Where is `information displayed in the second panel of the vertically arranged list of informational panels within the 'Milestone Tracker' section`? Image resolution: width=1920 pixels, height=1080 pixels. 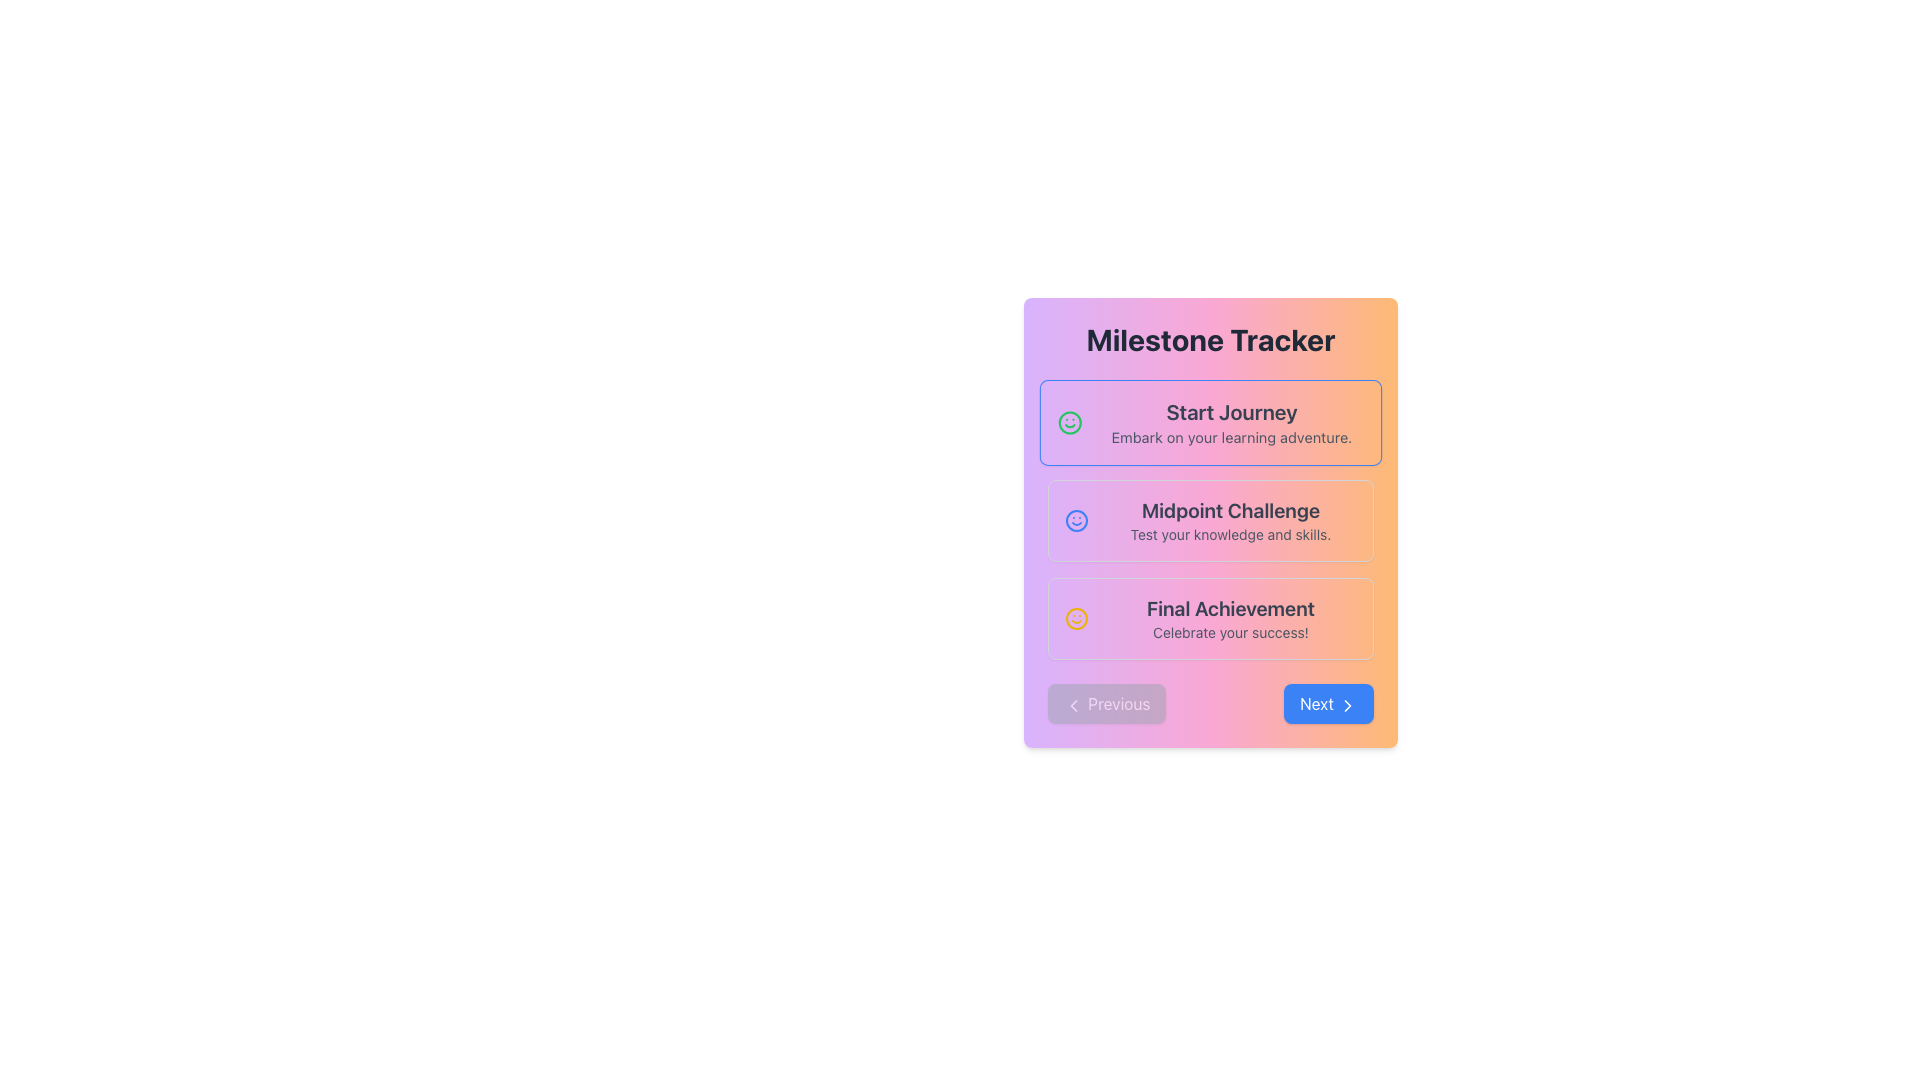
information displayed in the second panel of the vertically arranged list of informational panels within the 'Milestone Tracker' section is located at coordinates (1209, 519).